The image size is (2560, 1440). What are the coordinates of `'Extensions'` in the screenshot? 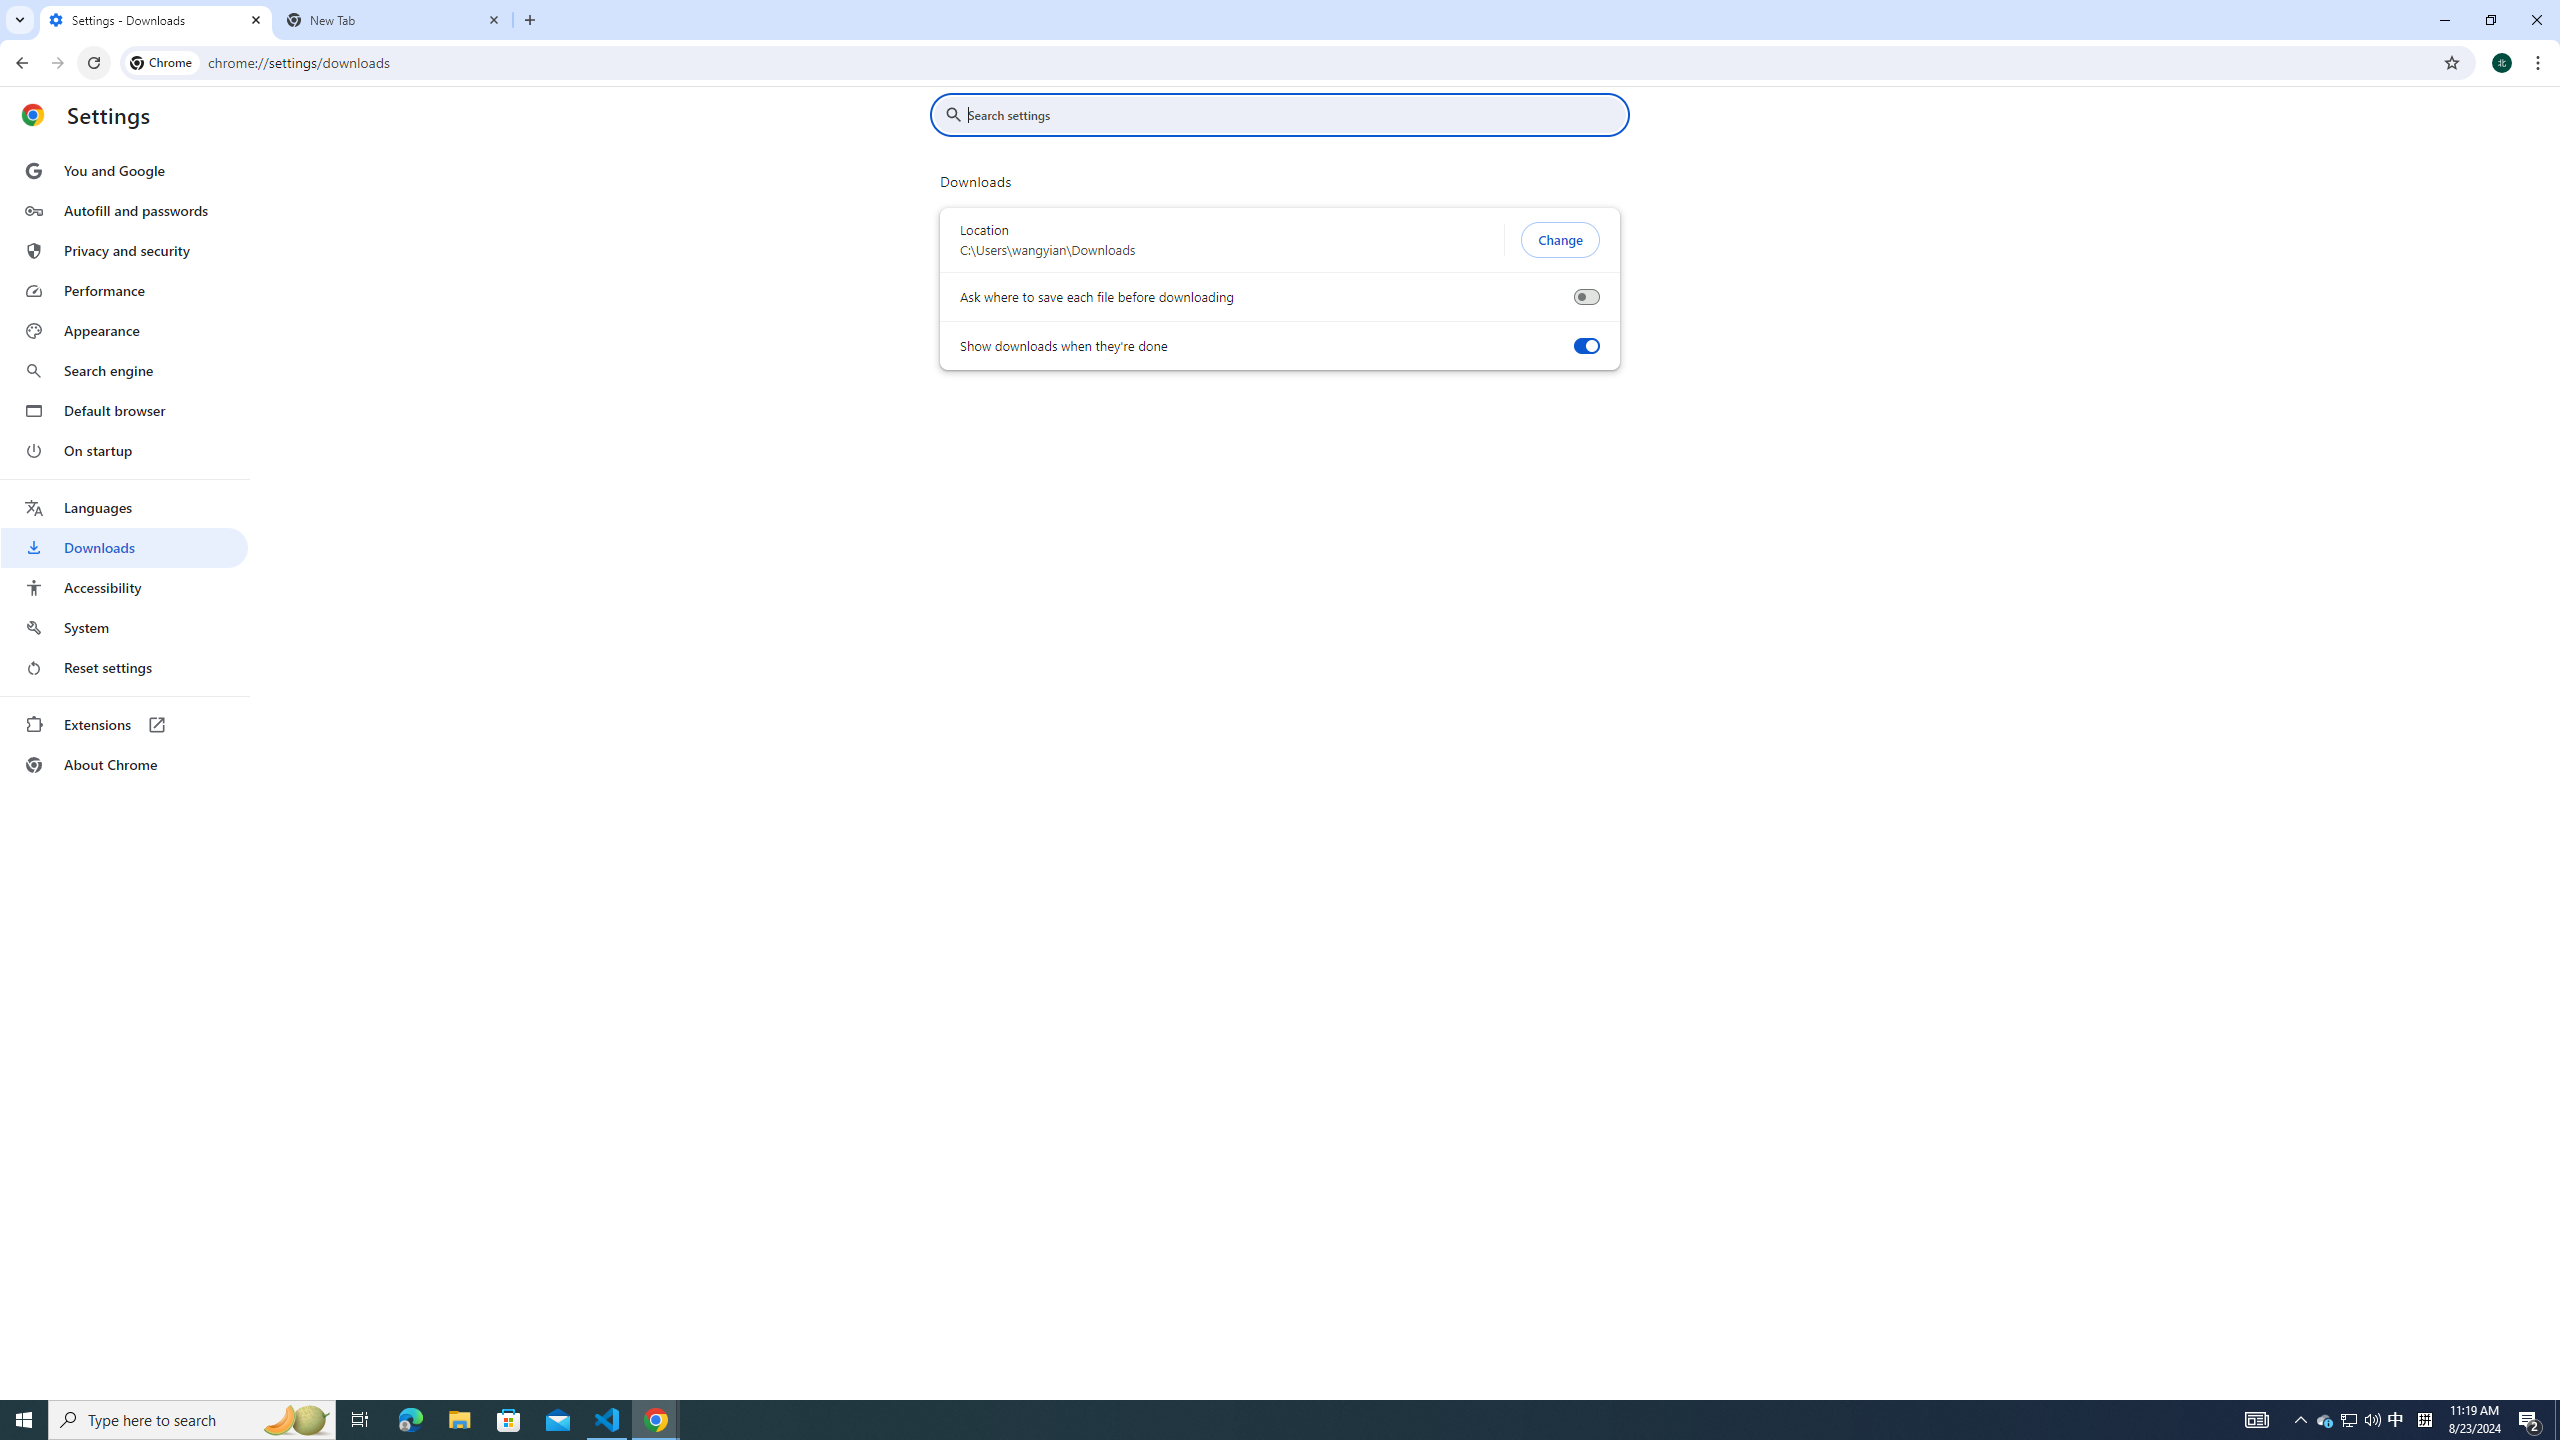 It's located at (123, 724).